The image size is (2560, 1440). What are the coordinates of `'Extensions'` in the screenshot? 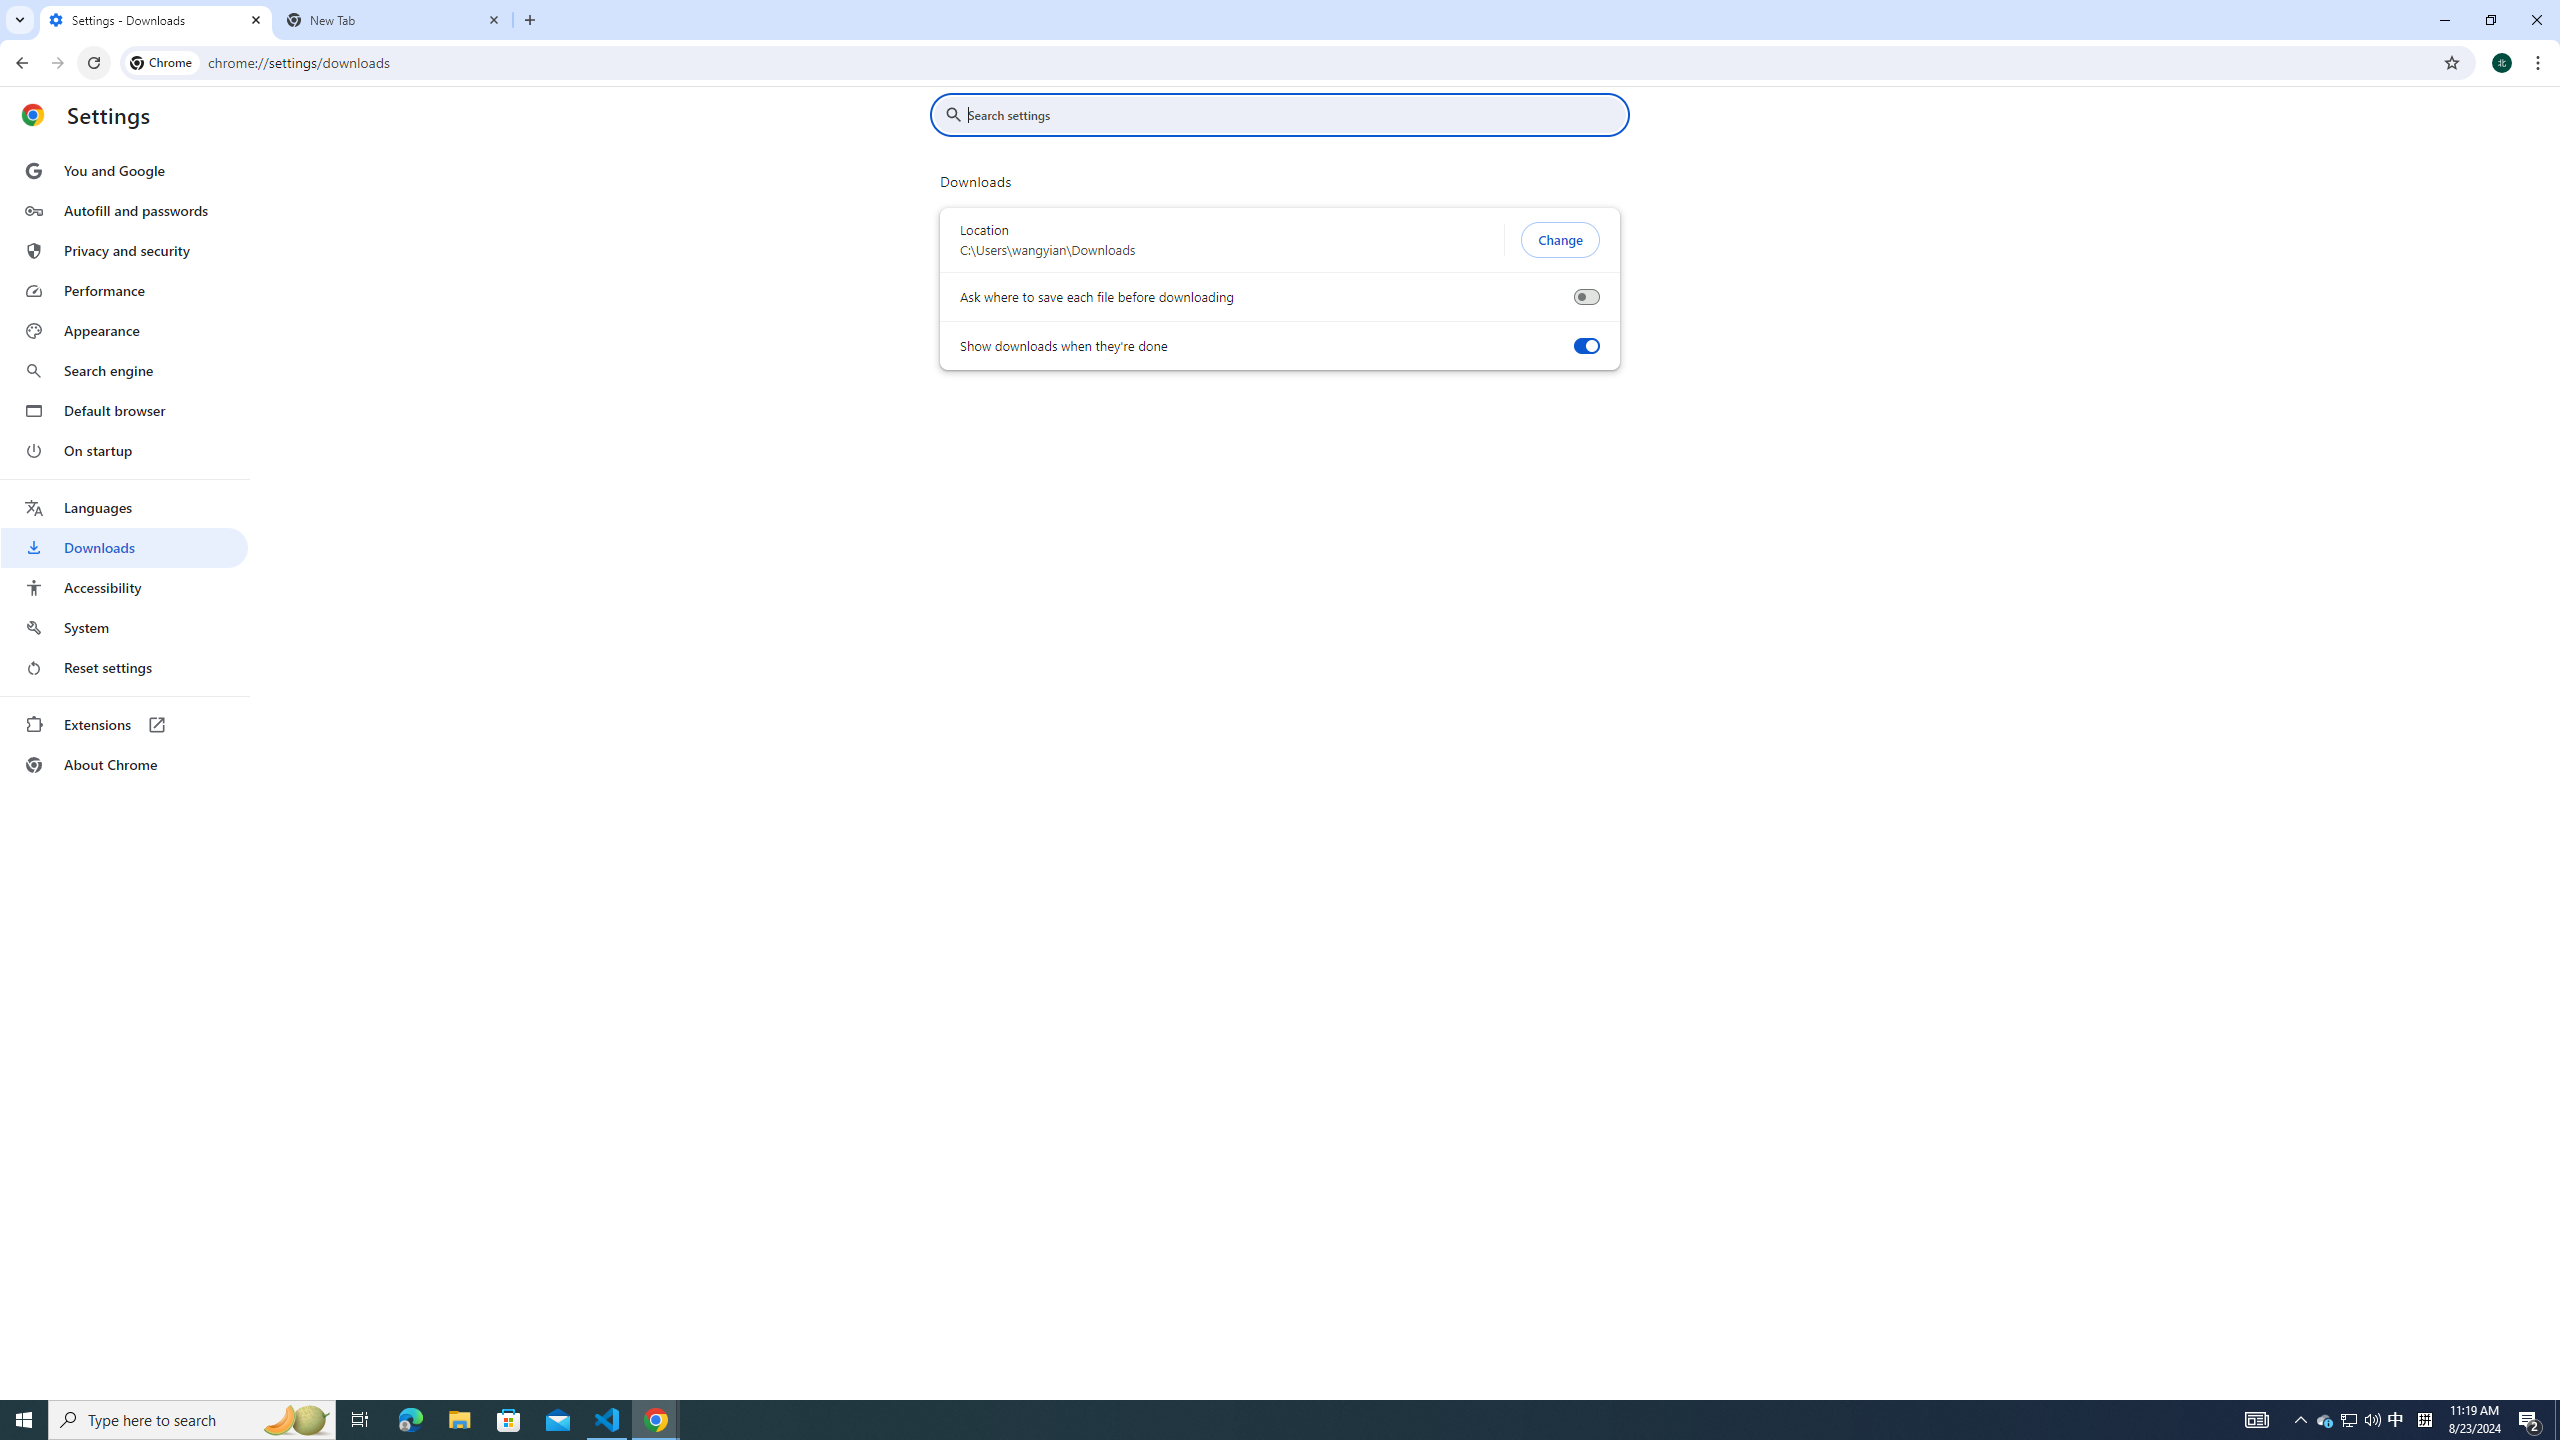 It's located at (123, 724).